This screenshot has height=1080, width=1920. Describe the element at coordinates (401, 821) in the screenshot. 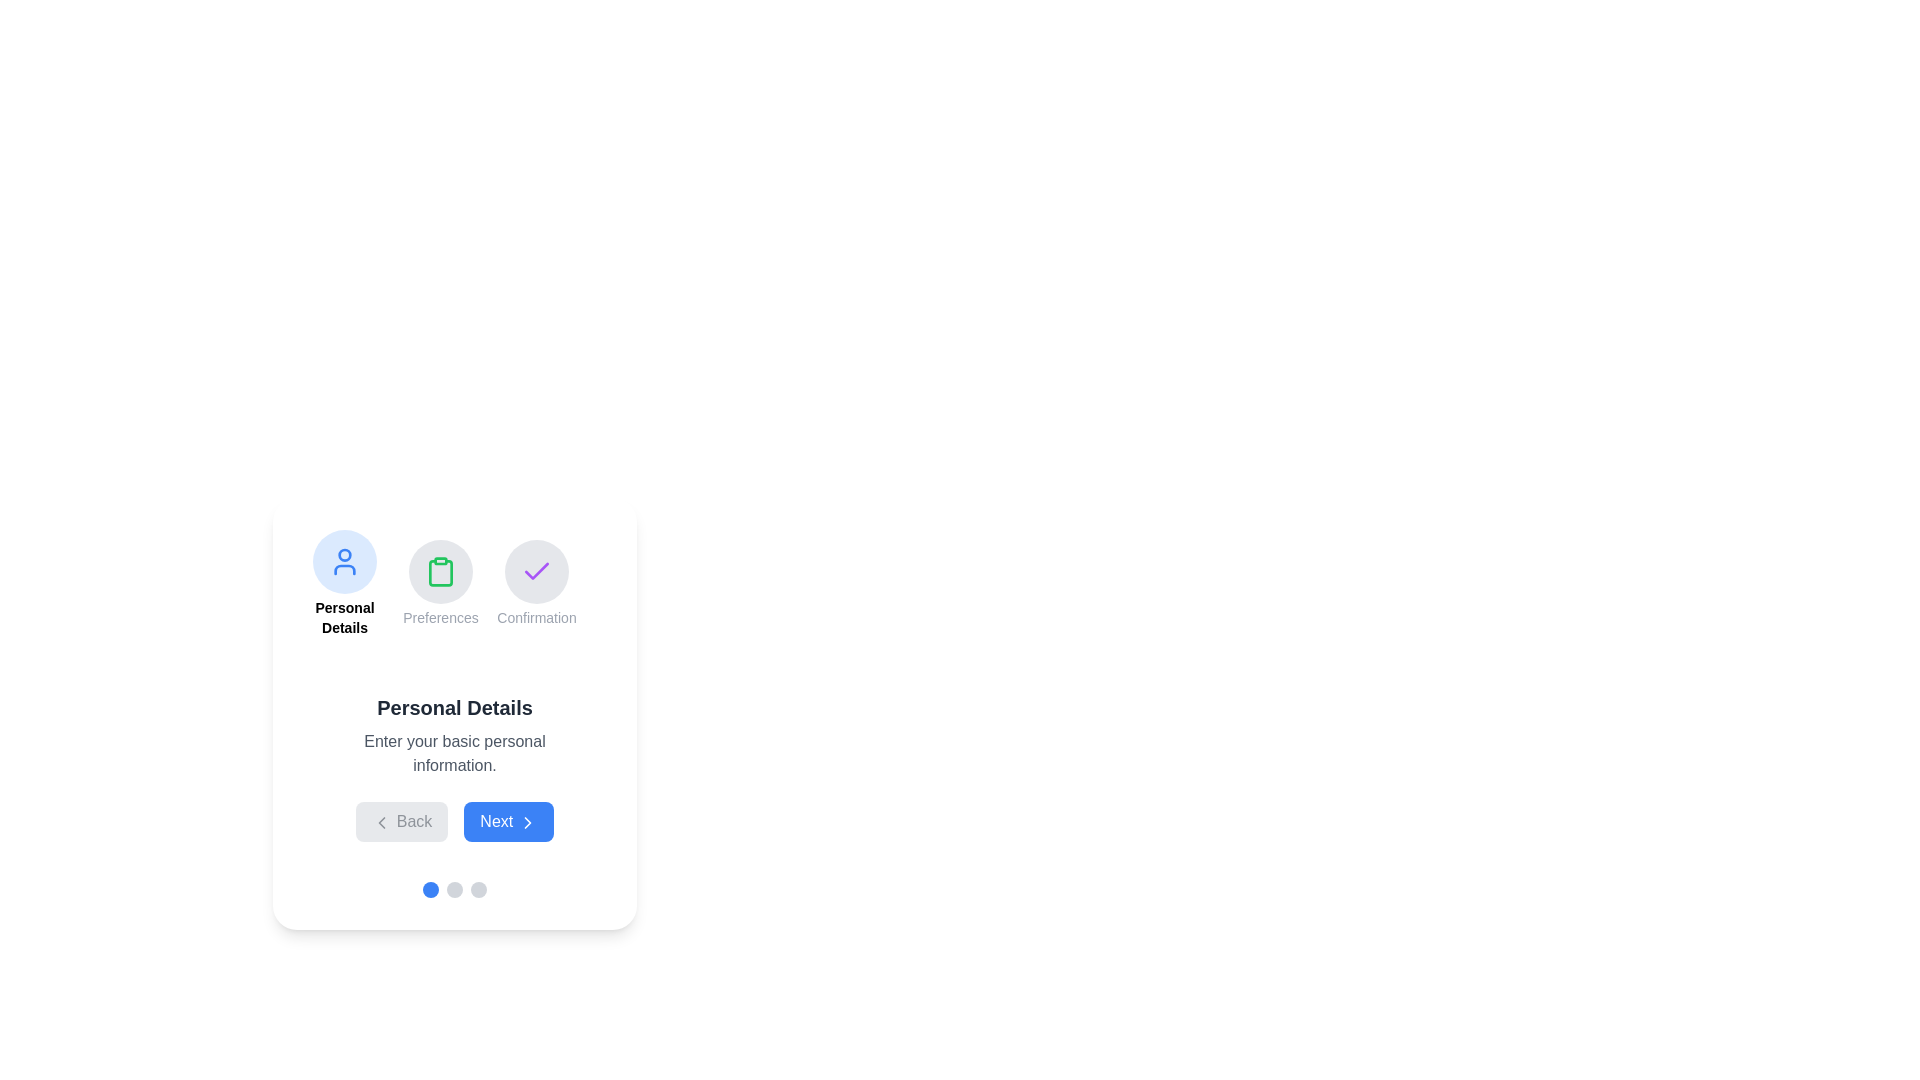

I see `the gray rounded rectangular button labeled 'Back'` at that location.